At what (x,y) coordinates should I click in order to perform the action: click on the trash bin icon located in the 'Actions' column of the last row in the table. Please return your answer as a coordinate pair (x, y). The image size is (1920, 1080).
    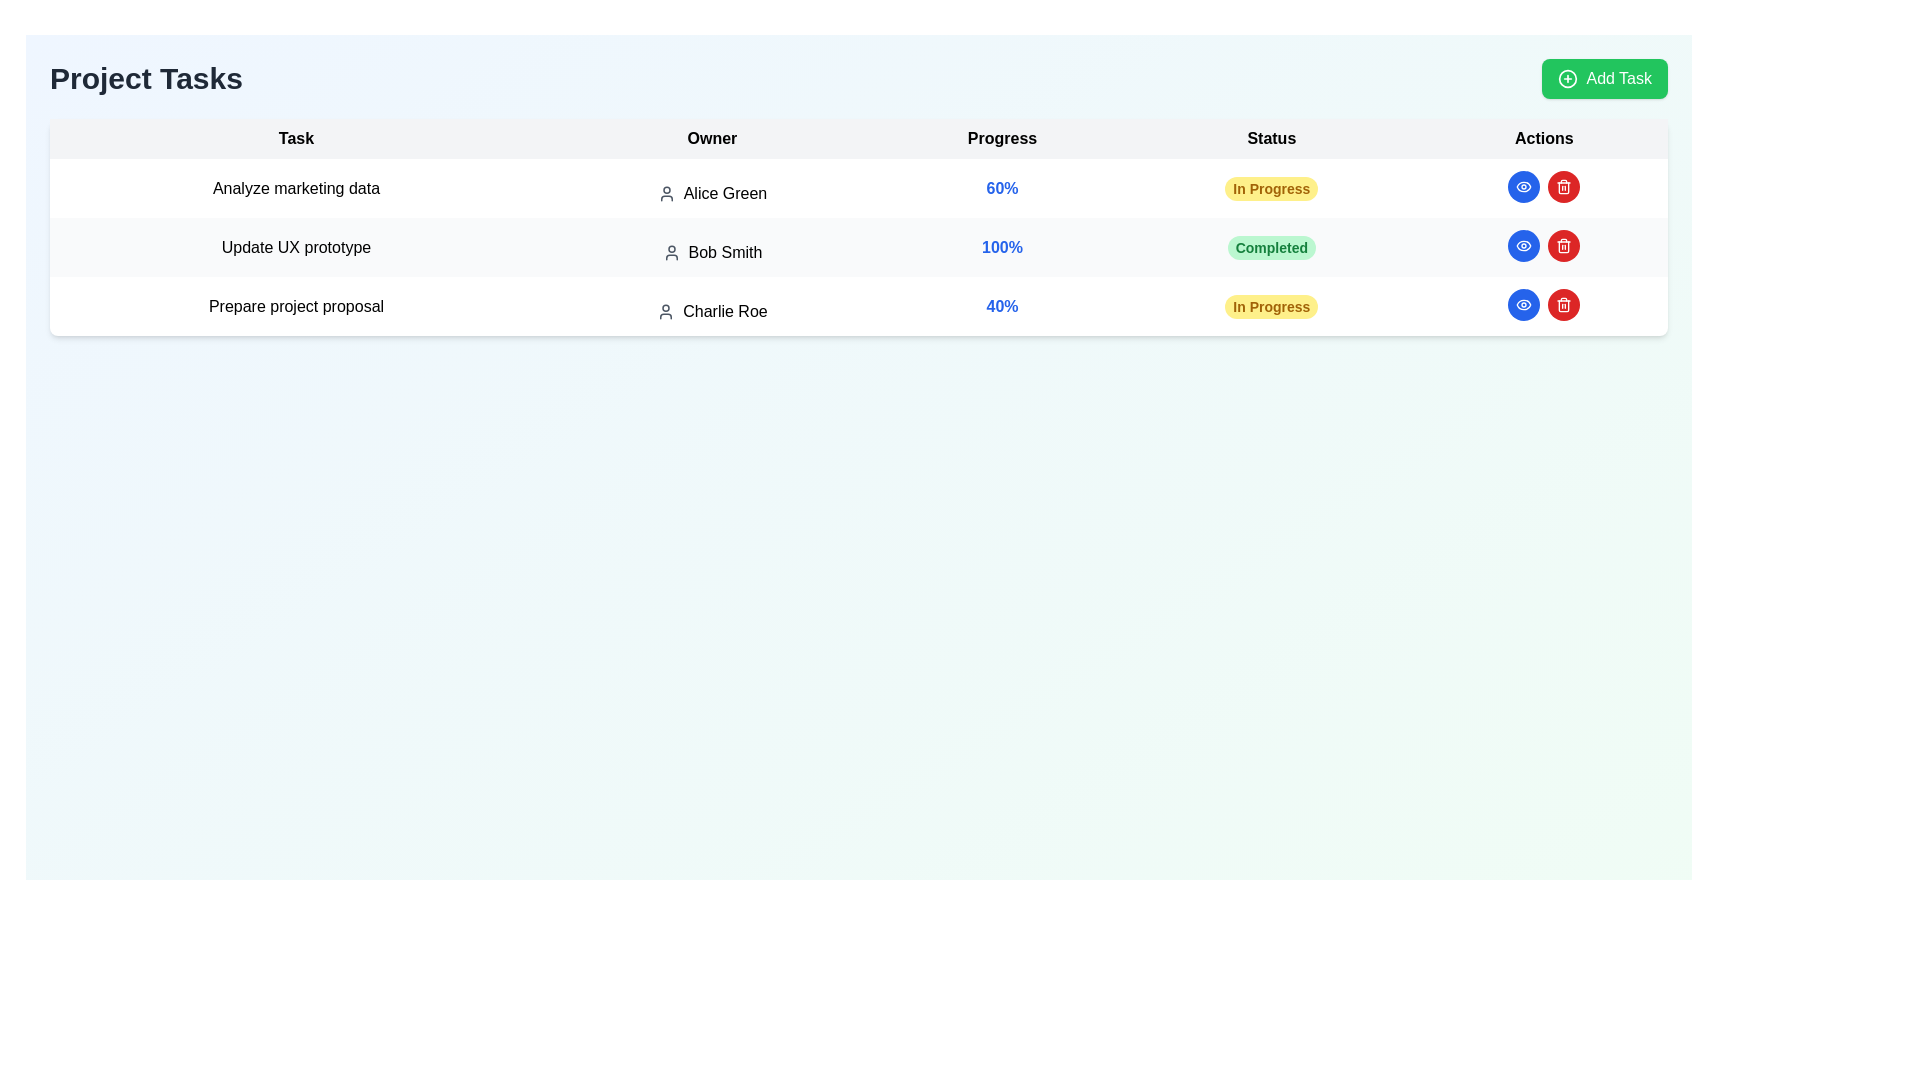
    Looking at the image, I should click on (1563, 246).